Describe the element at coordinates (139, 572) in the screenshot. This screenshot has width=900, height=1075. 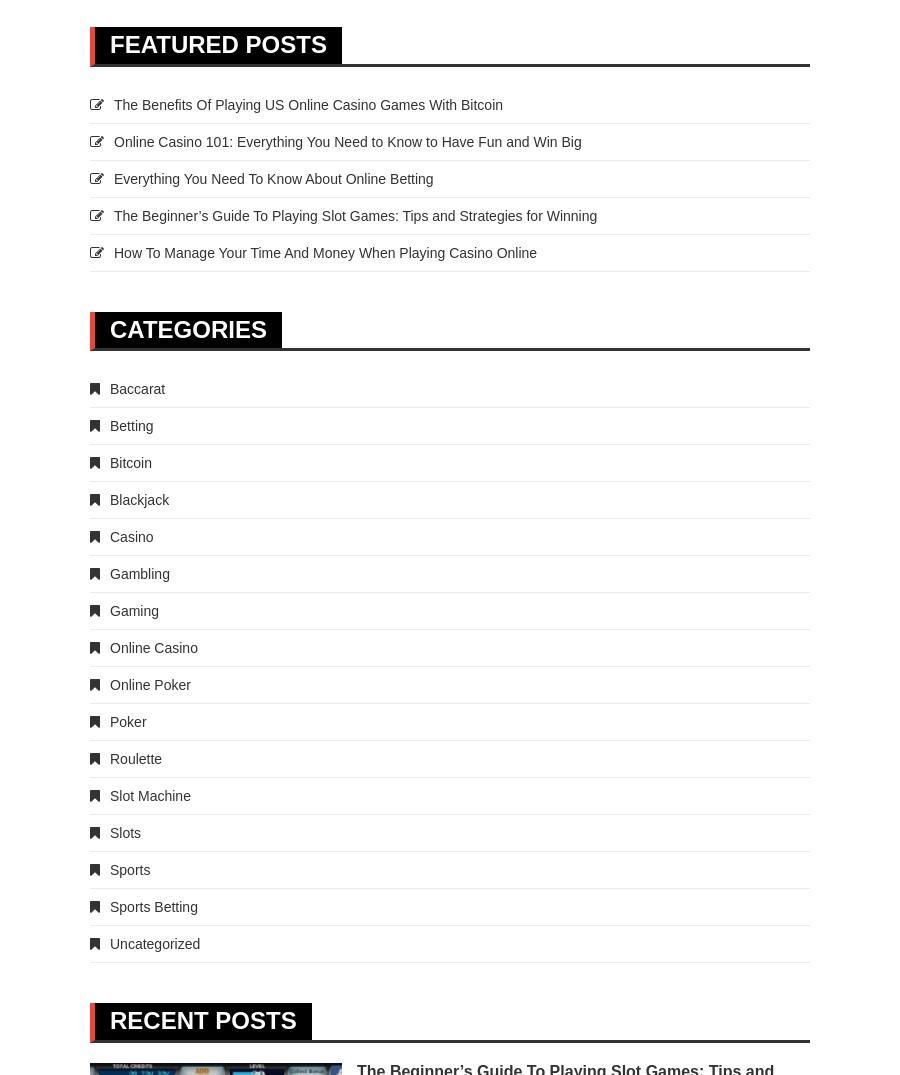
I see `'Gambling'` at that location.